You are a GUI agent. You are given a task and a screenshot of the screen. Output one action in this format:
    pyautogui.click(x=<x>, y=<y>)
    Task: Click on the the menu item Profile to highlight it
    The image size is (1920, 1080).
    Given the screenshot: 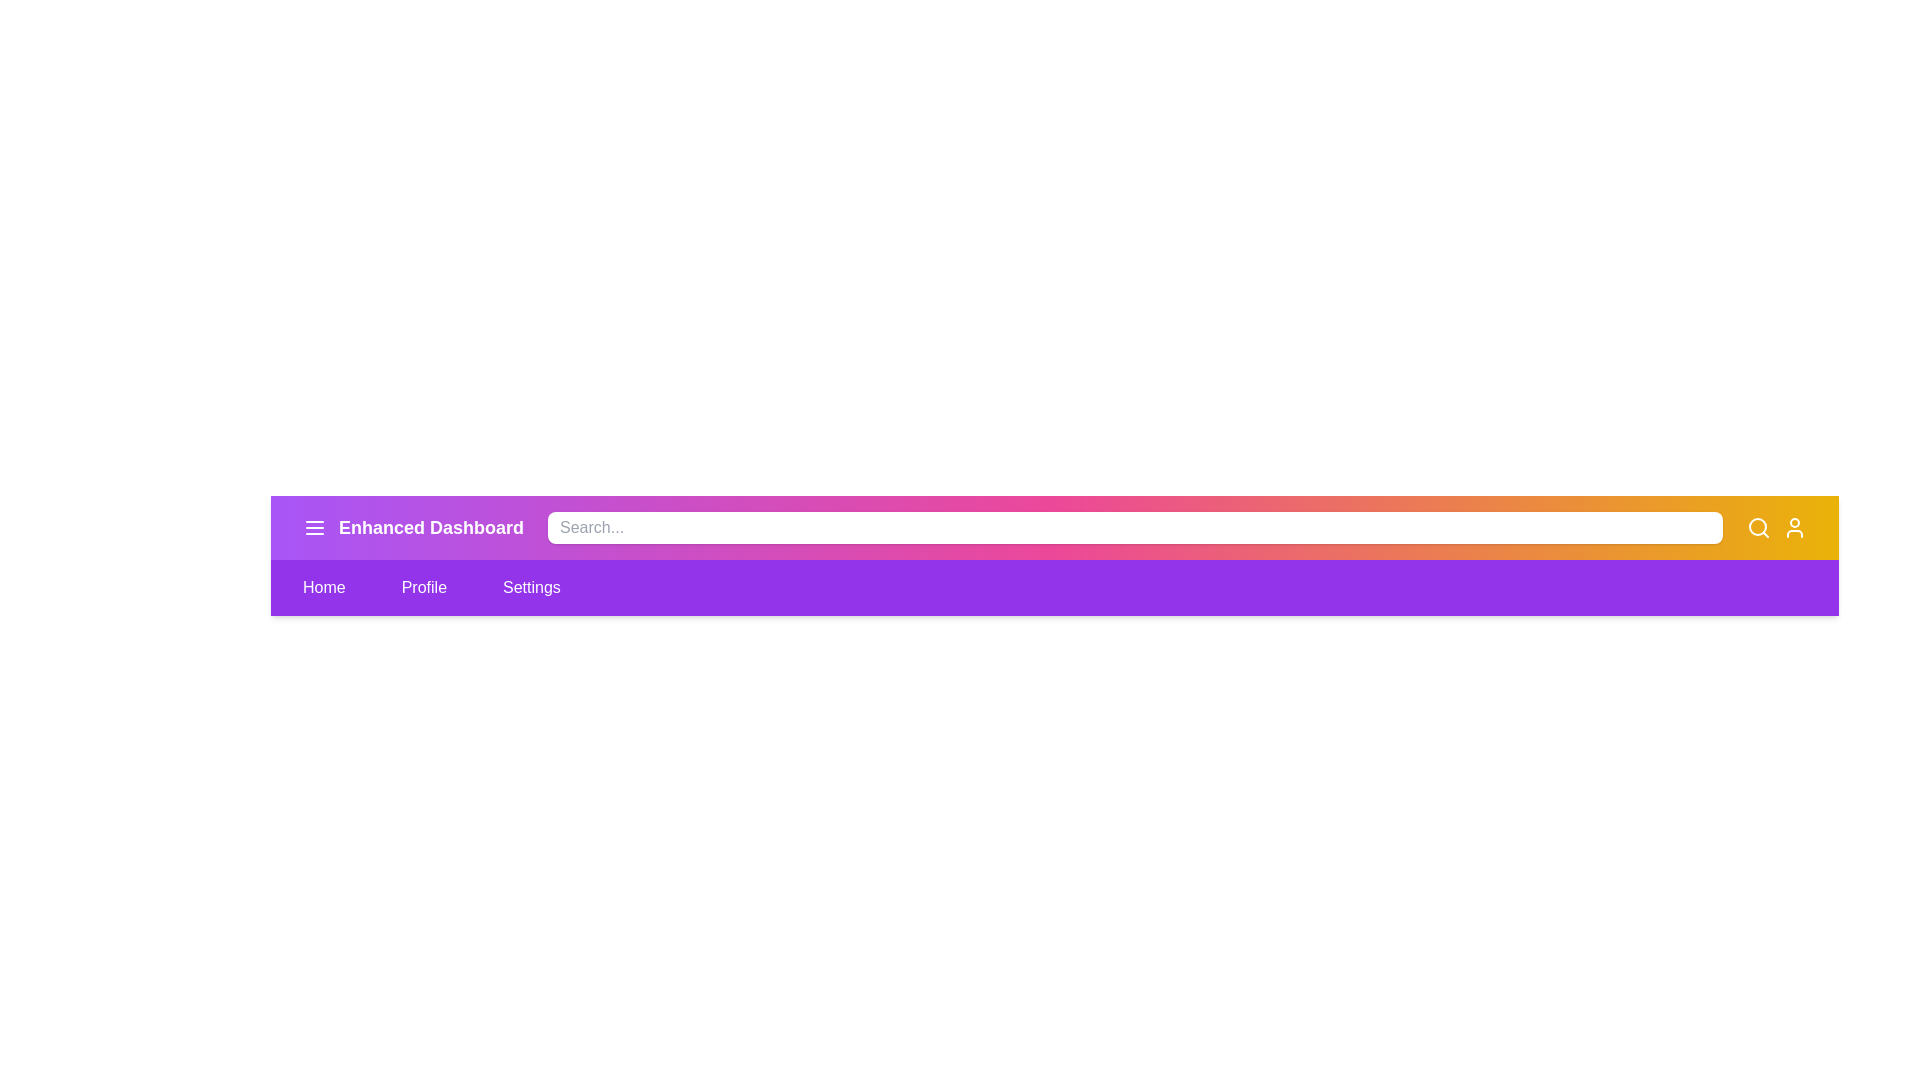 What is the action you would take?
    pyautogui.click(x=422, y=586)
    